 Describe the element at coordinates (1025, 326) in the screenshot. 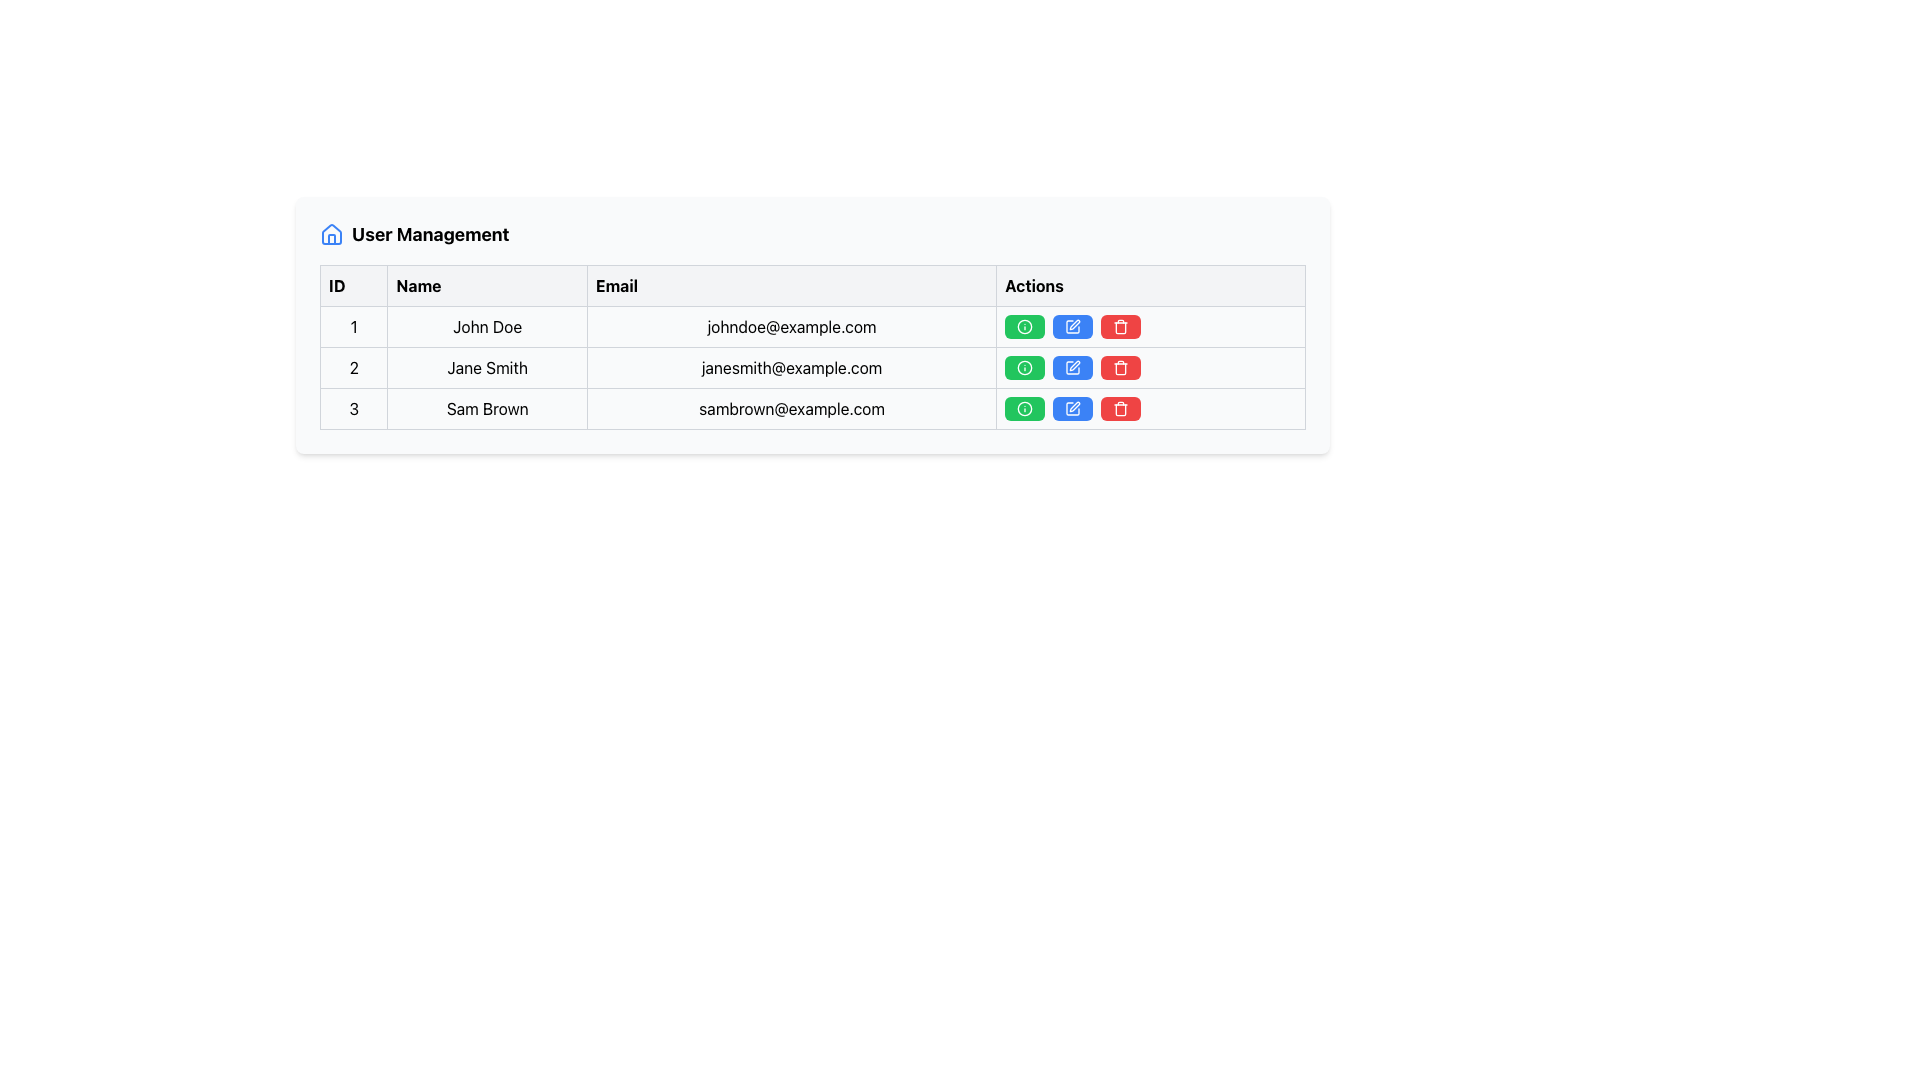

I see `the 'Info' icon, which is a circular icon with a green background and white border, located in the first row of the 'Actions' column in the table` at that location.